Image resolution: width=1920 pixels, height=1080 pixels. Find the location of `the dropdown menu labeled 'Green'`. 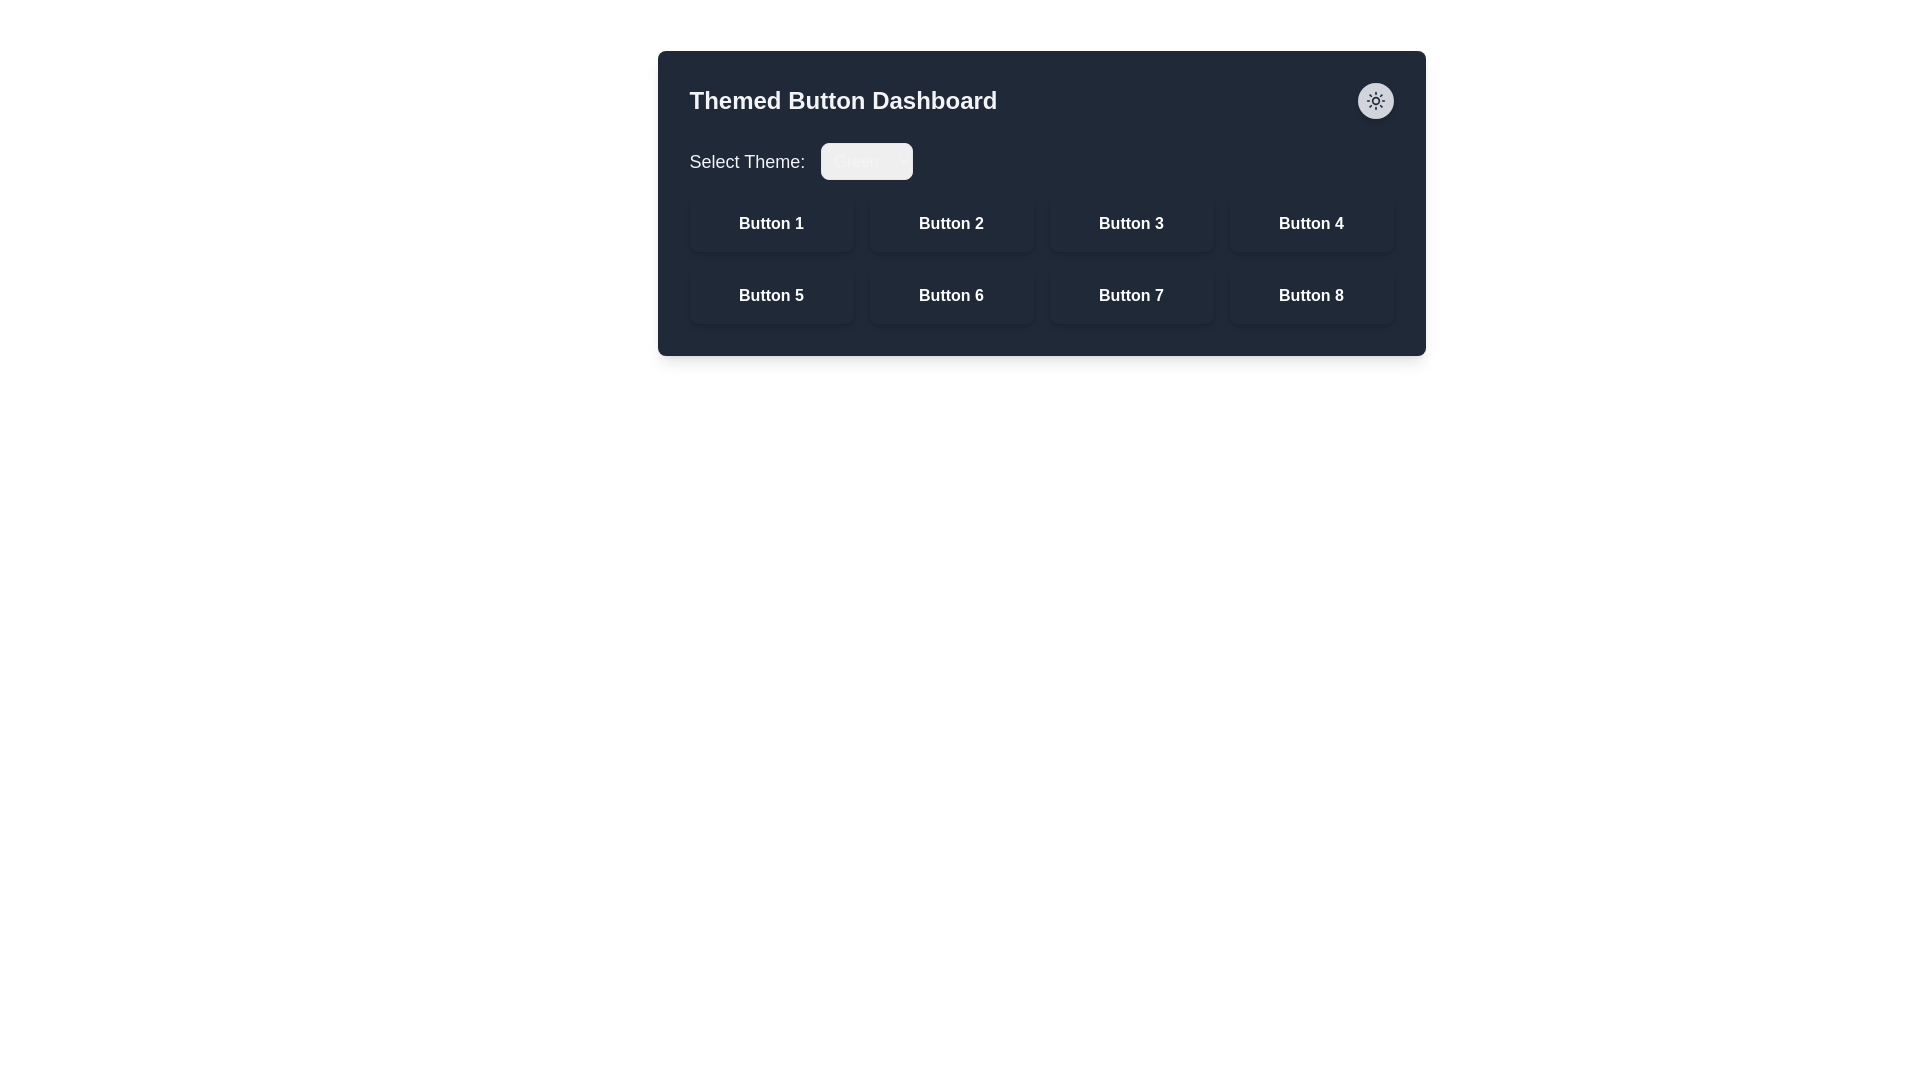

the dropdown menu labeled 'Green' is located at coordinates (867, 160).